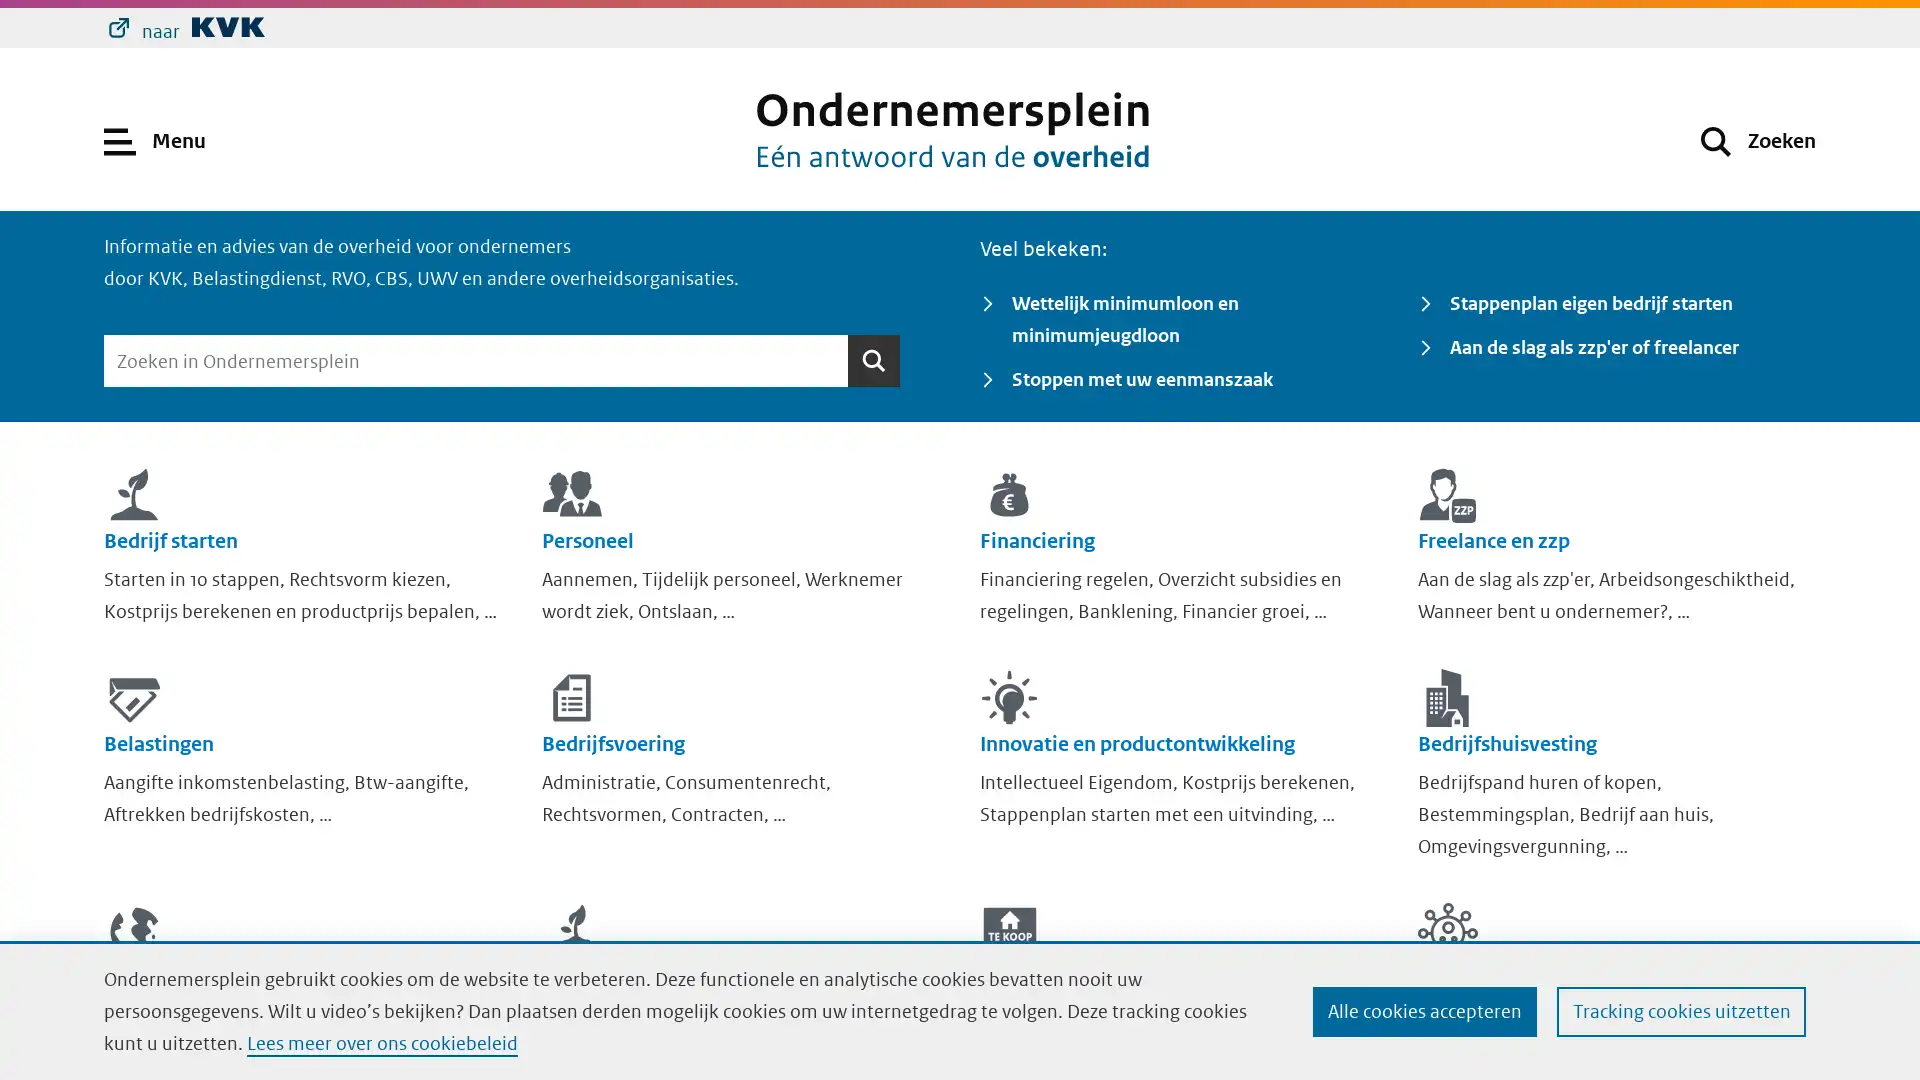 This screenshot has width=1920, height=1080. I want to click on Zoeken Zoeken, so click(873, 370).